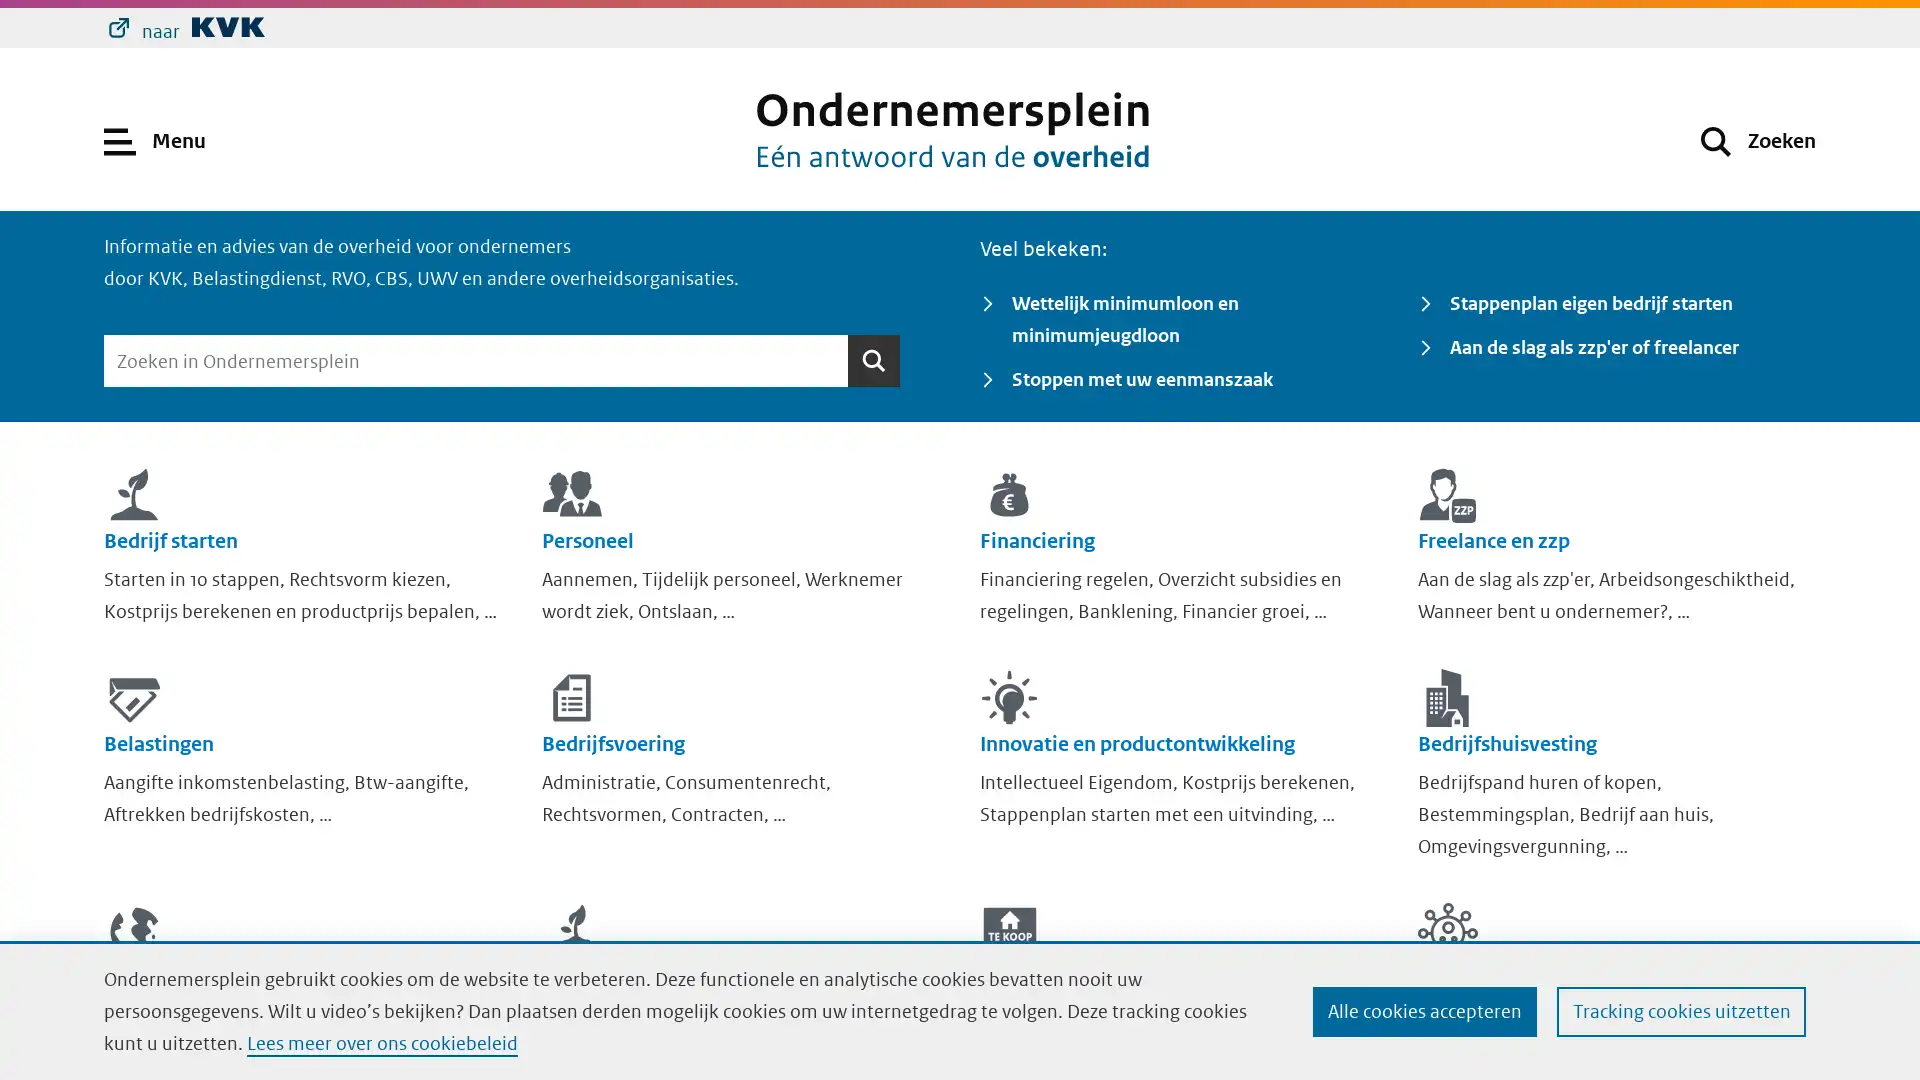 This screenshot has width=1920, height=1080. I want to click on Zoeken Zoeken, so click(873, 370).